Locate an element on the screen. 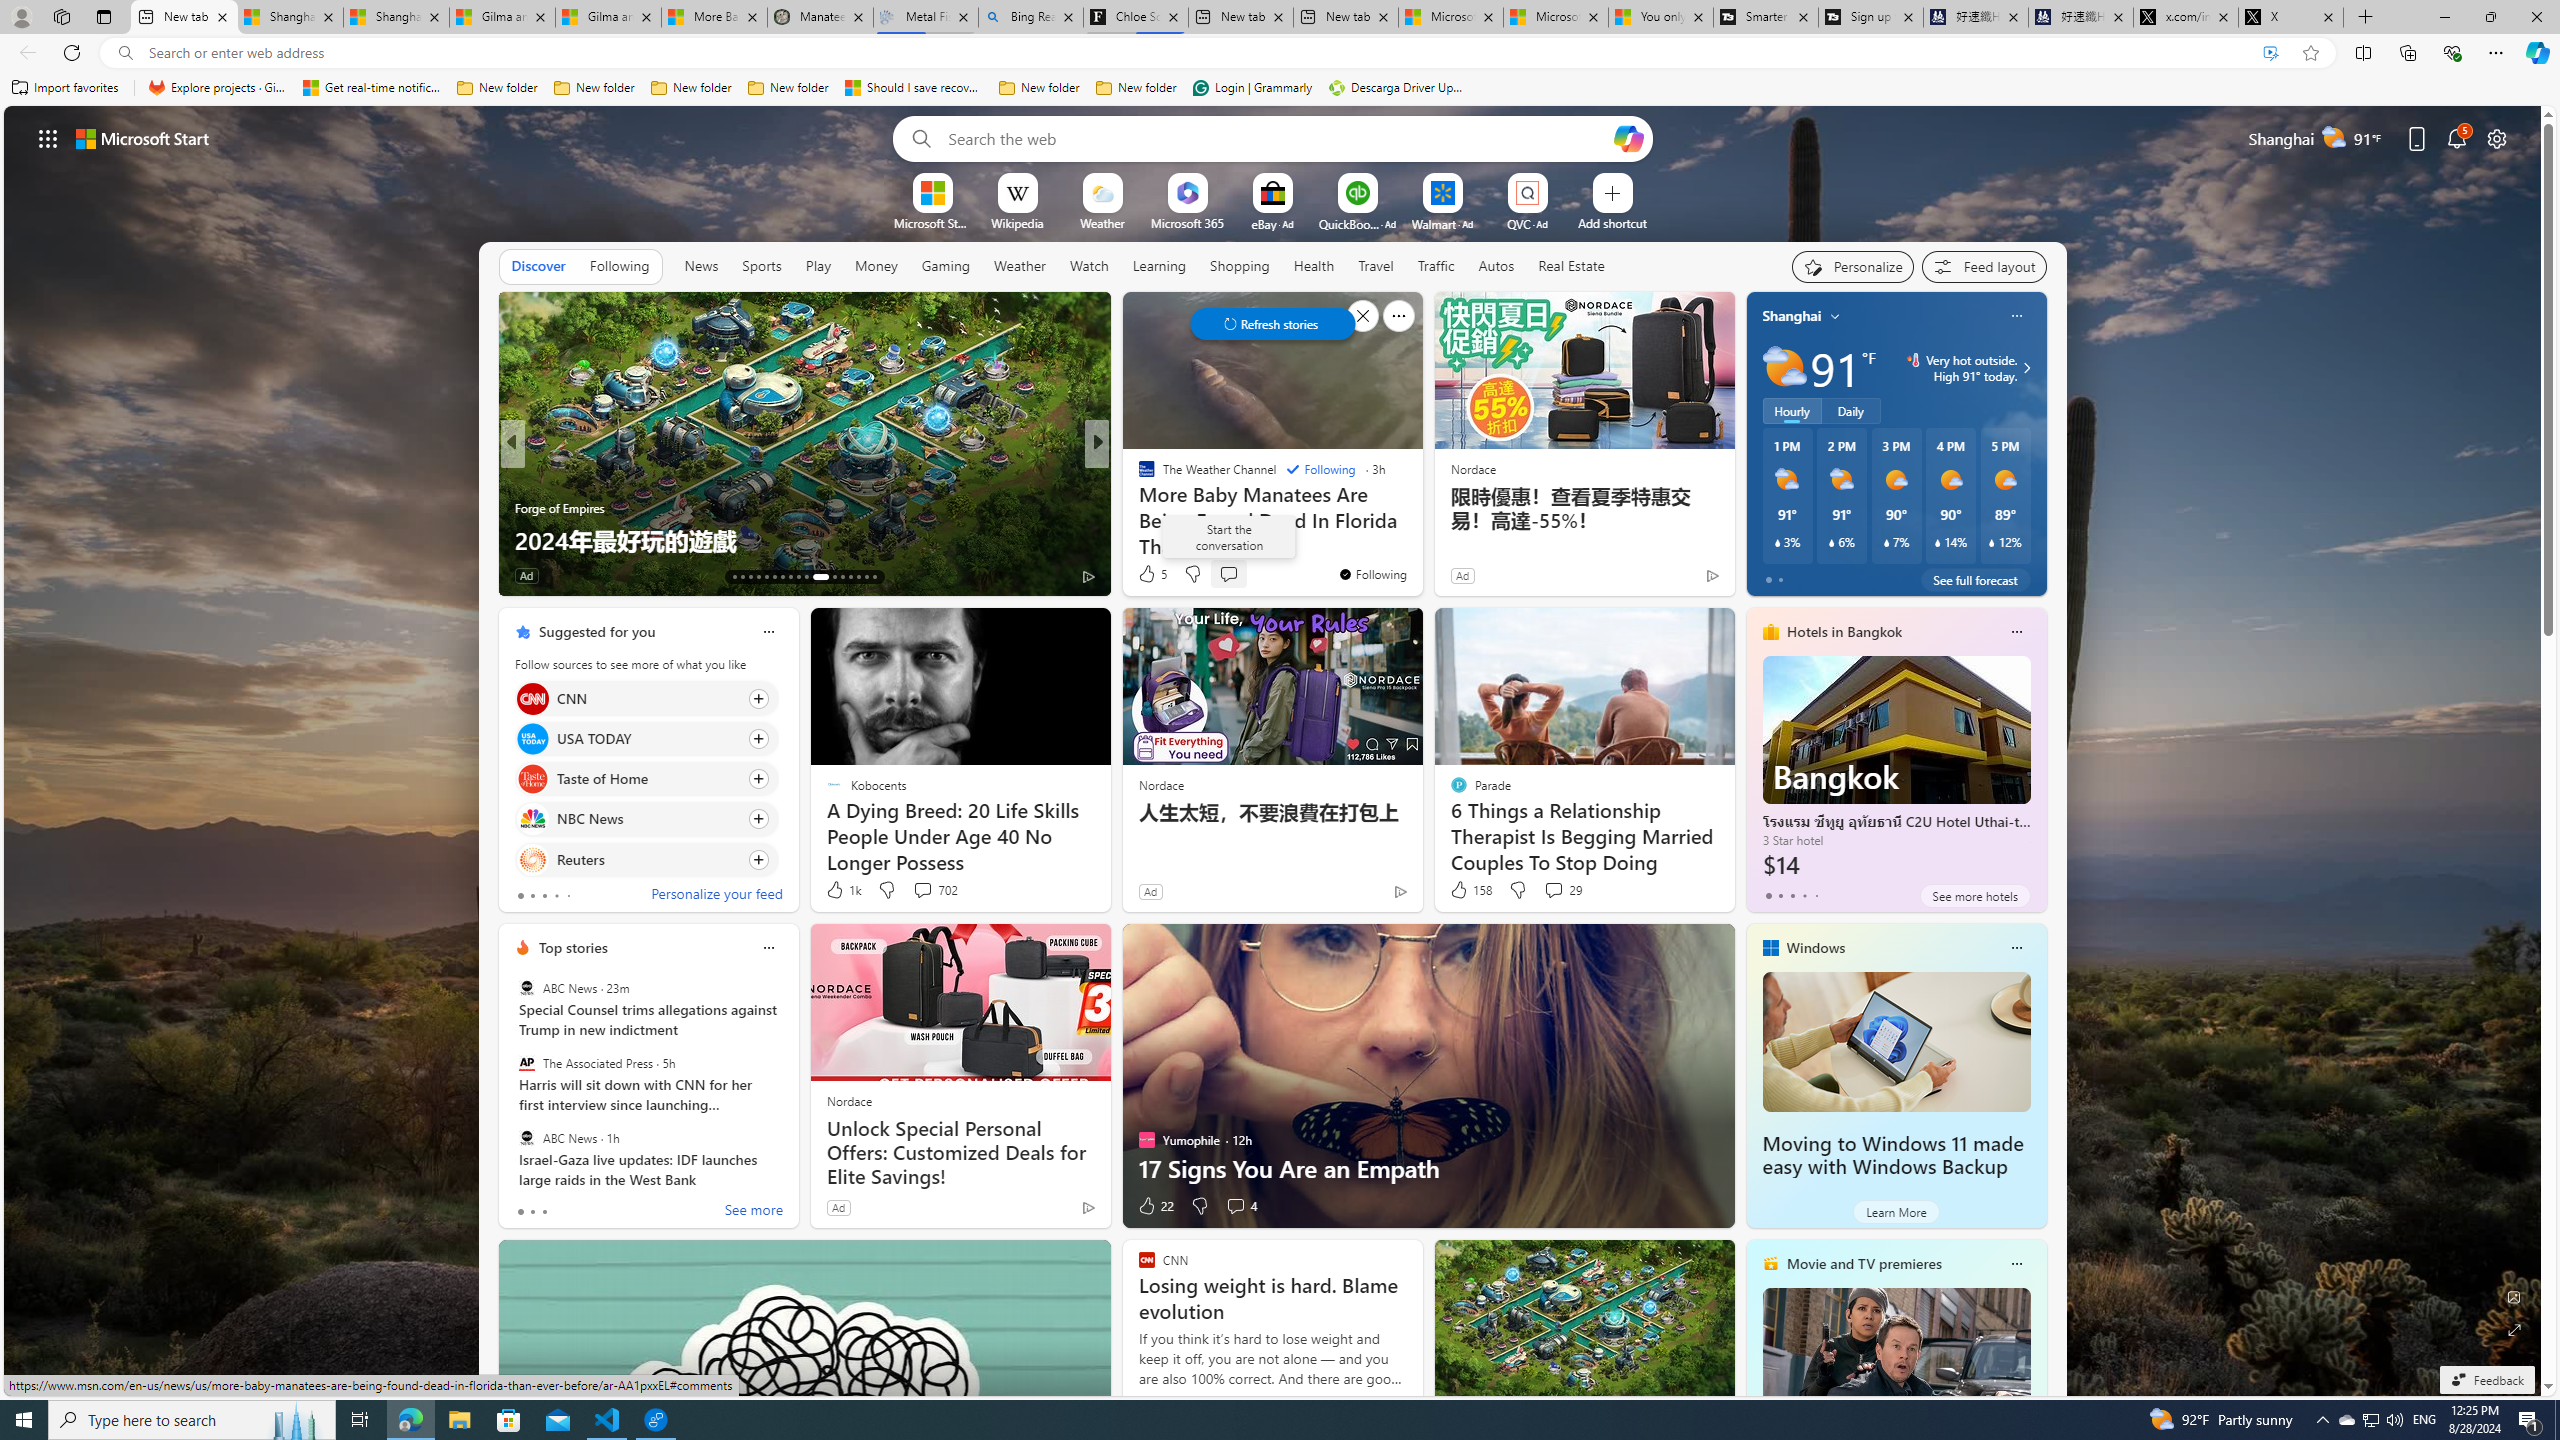 This screenshot has width=2560, height=1440. 'Real Estate' is located at coordinates (1570, 264).